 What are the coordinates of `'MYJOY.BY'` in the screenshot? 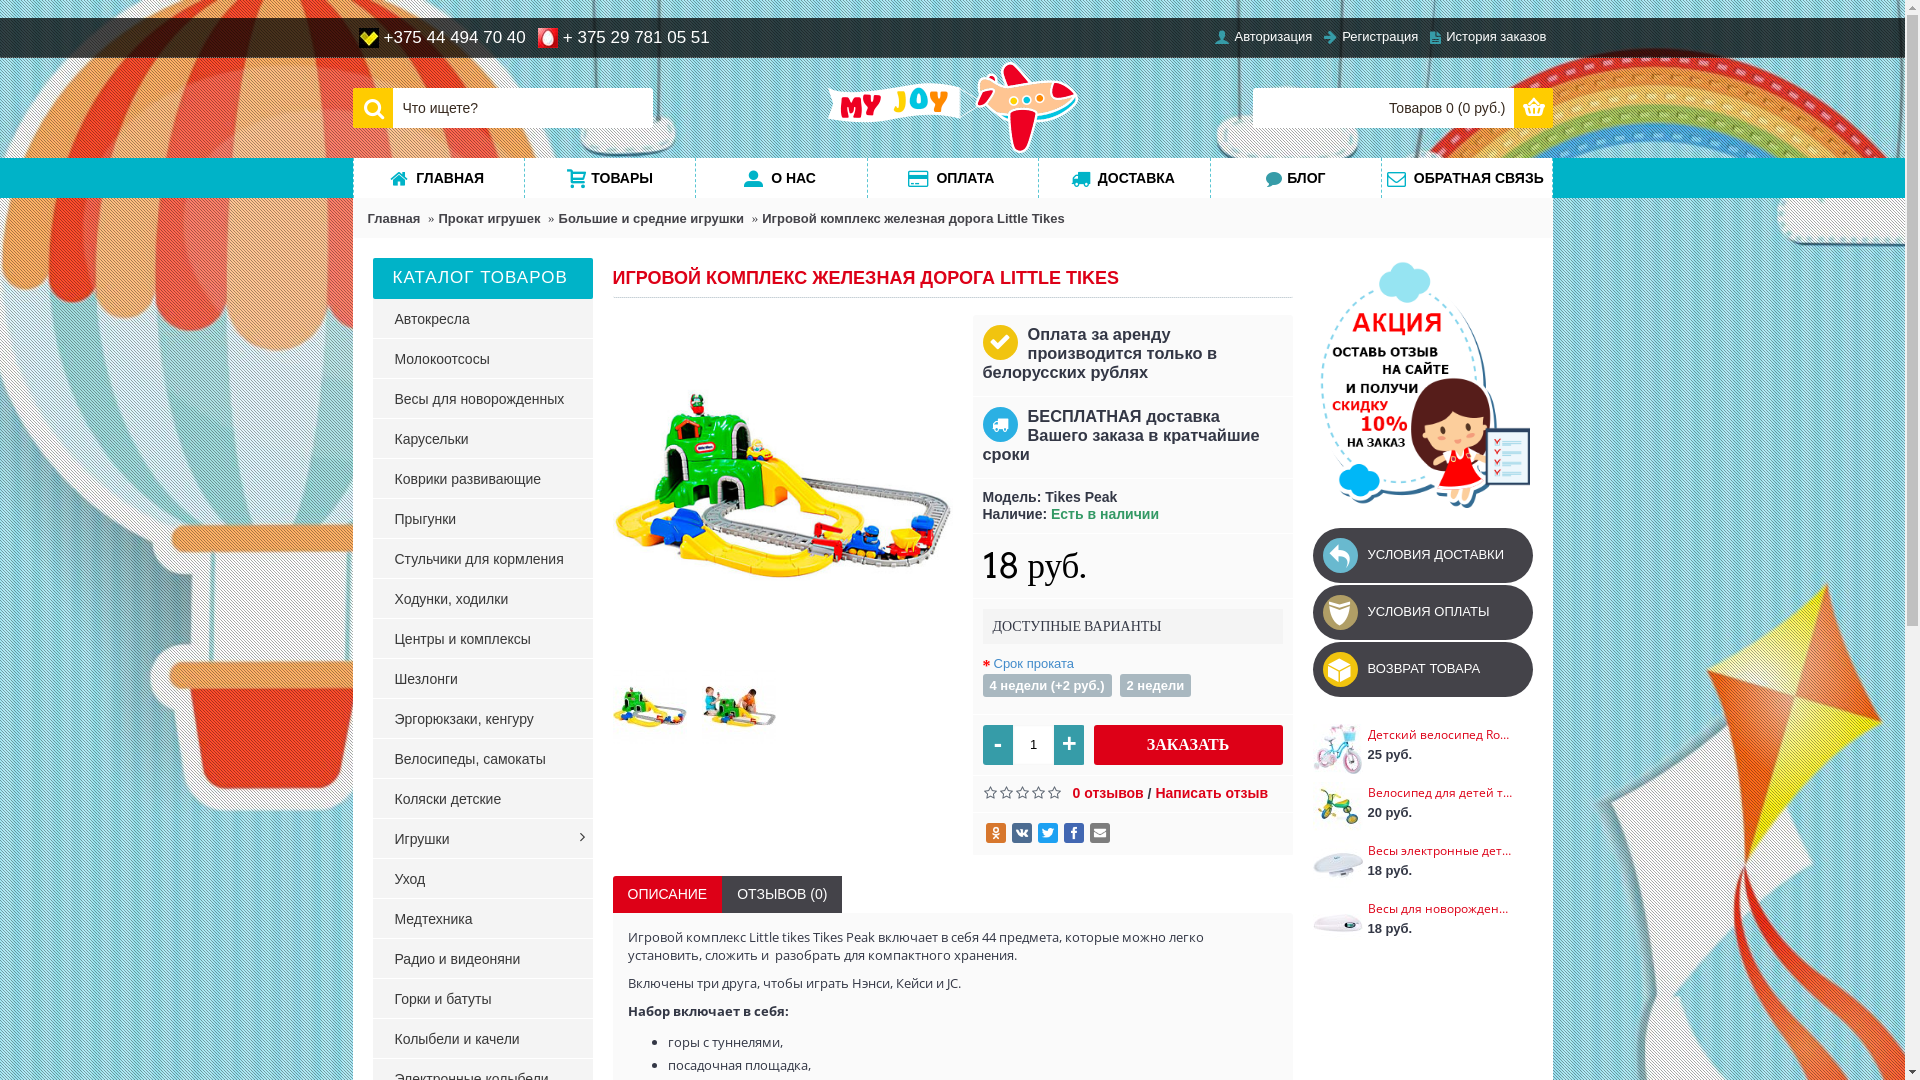 It's located at (952, 108).